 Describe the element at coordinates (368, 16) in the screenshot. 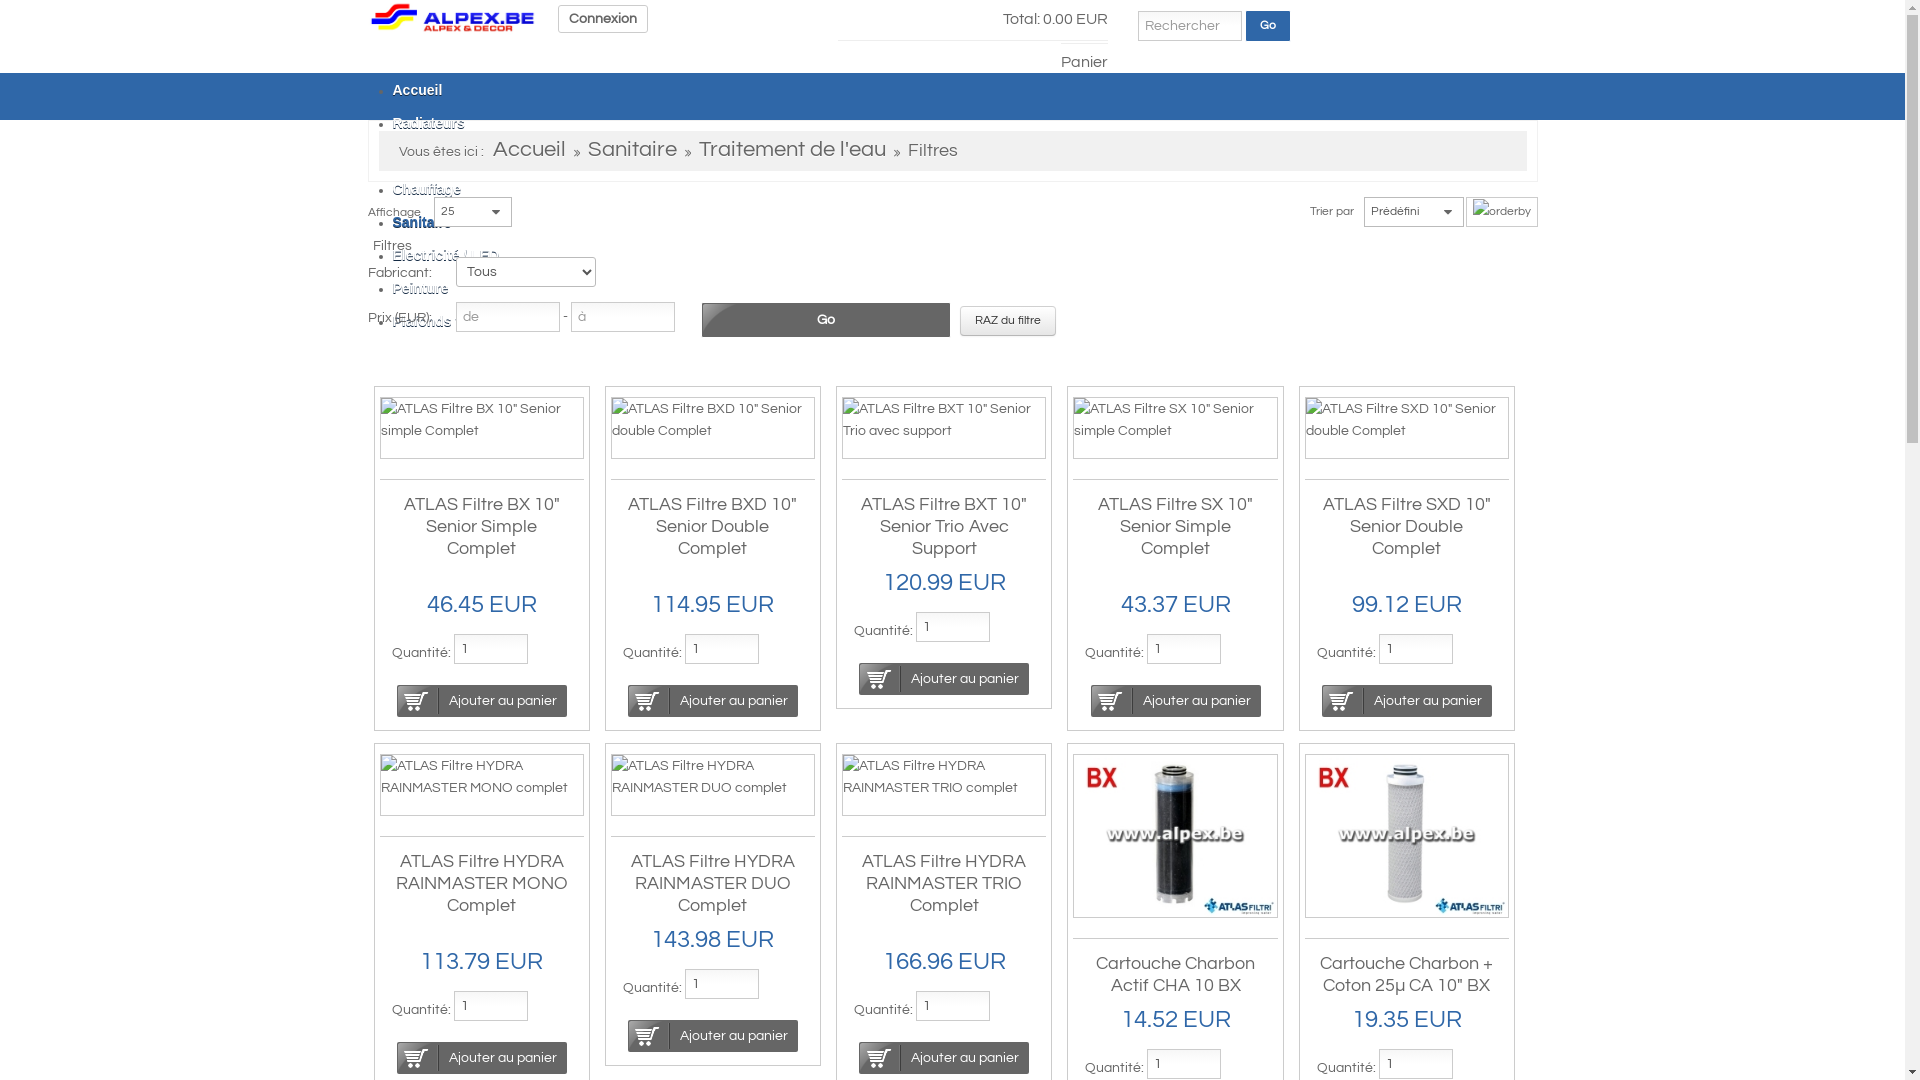

I see `'Accueil'` at that location.